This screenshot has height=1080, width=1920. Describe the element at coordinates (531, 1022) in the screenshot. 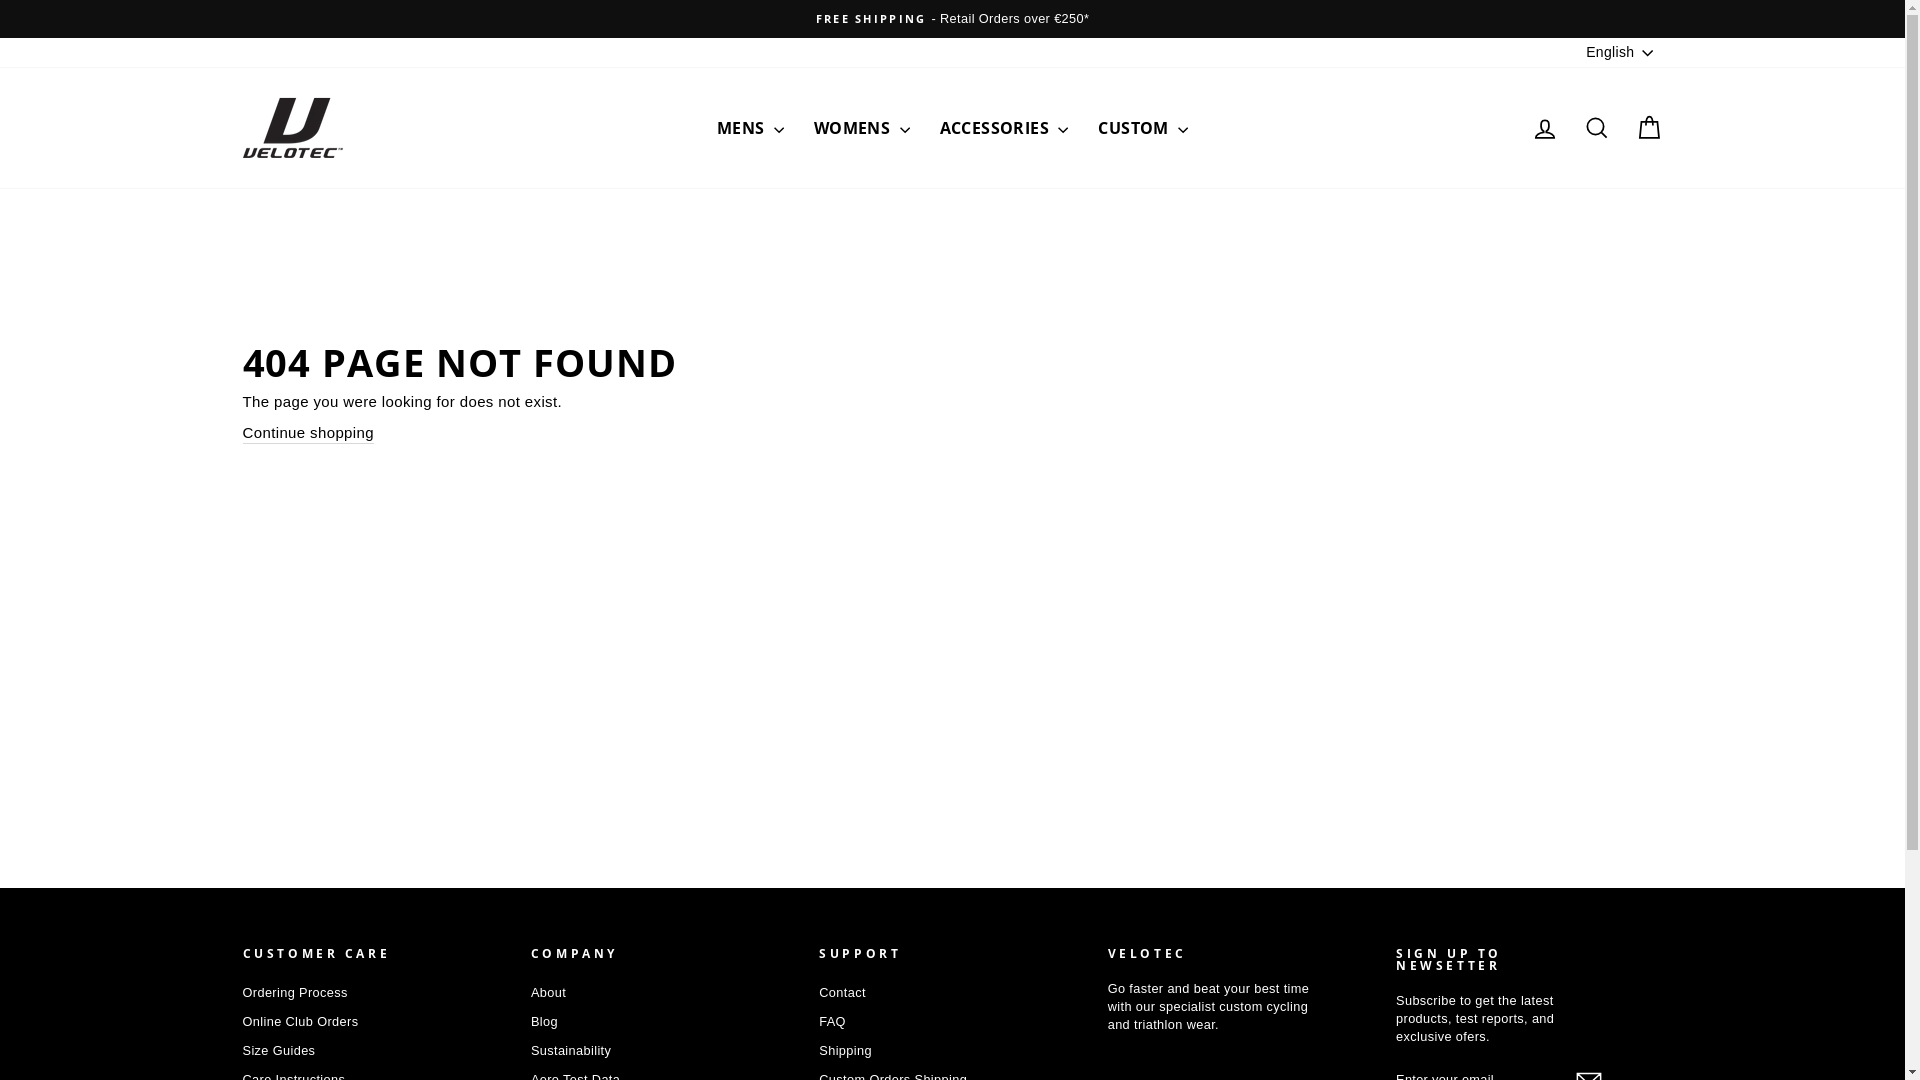

I see `'Blog'` at that location.